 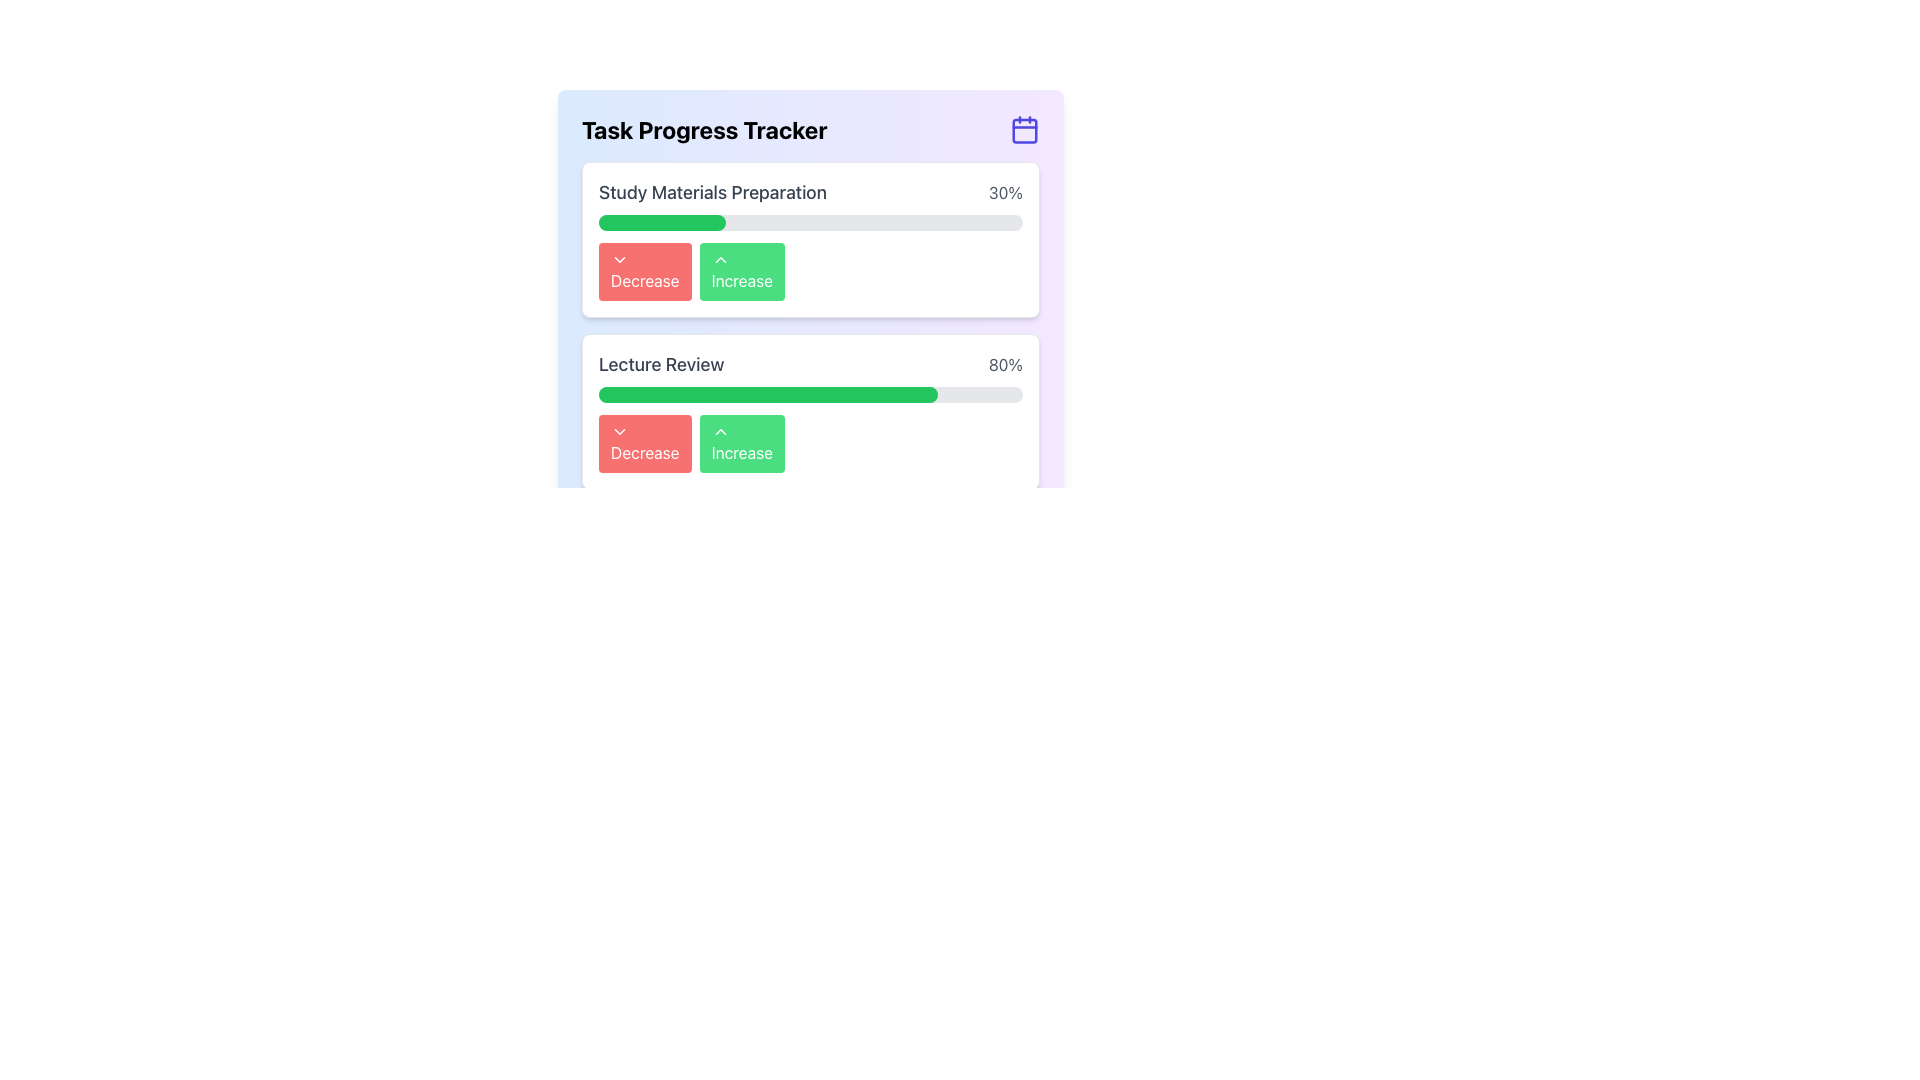 What do you see at coordinates (712, 192) in the screenshot?
I see `the static text label for 'Study Materials Preparation', which is located below the title 'Task Progress Tracker' and aligned to the left` at bounding box center [712, 192].